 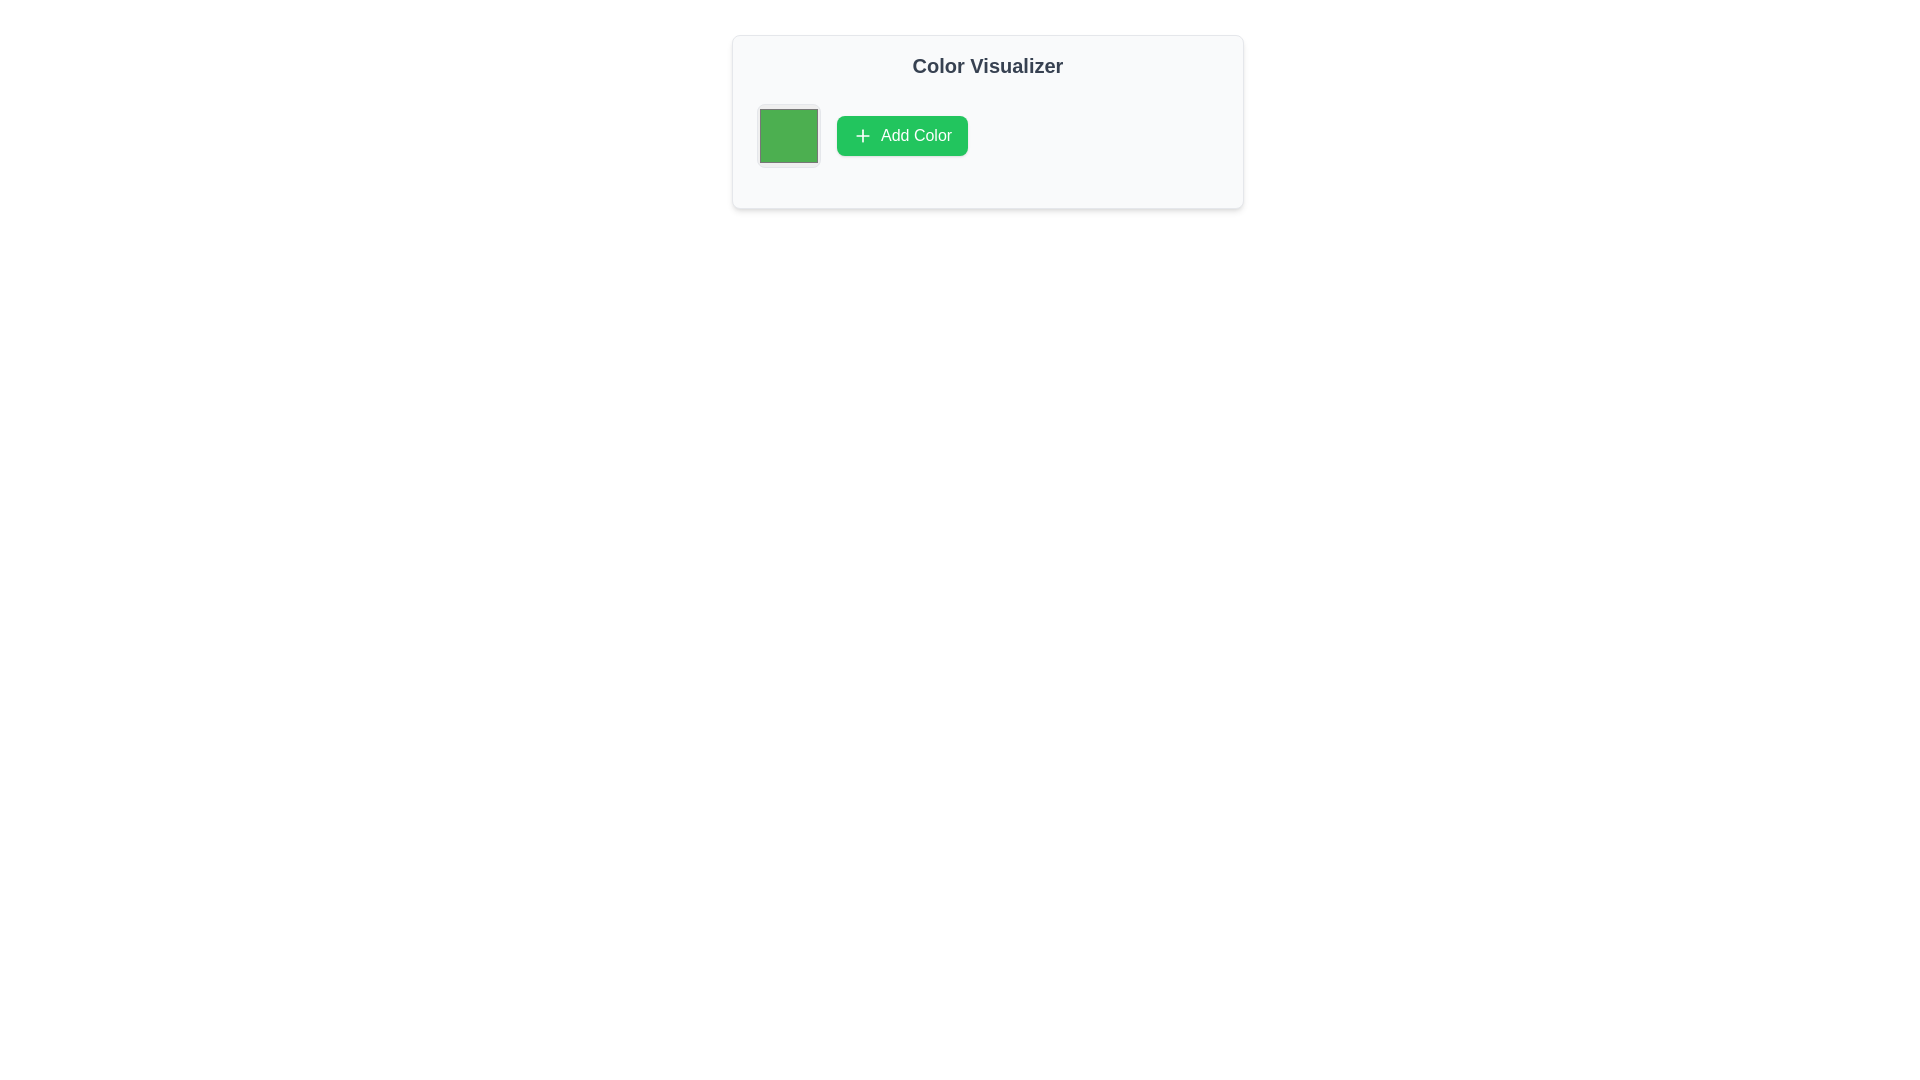 What do you see at coordinates (787, 135) in the screenshot?
I see `the green color swatch in the Color Selector Display` at bounding box center [787, 135].